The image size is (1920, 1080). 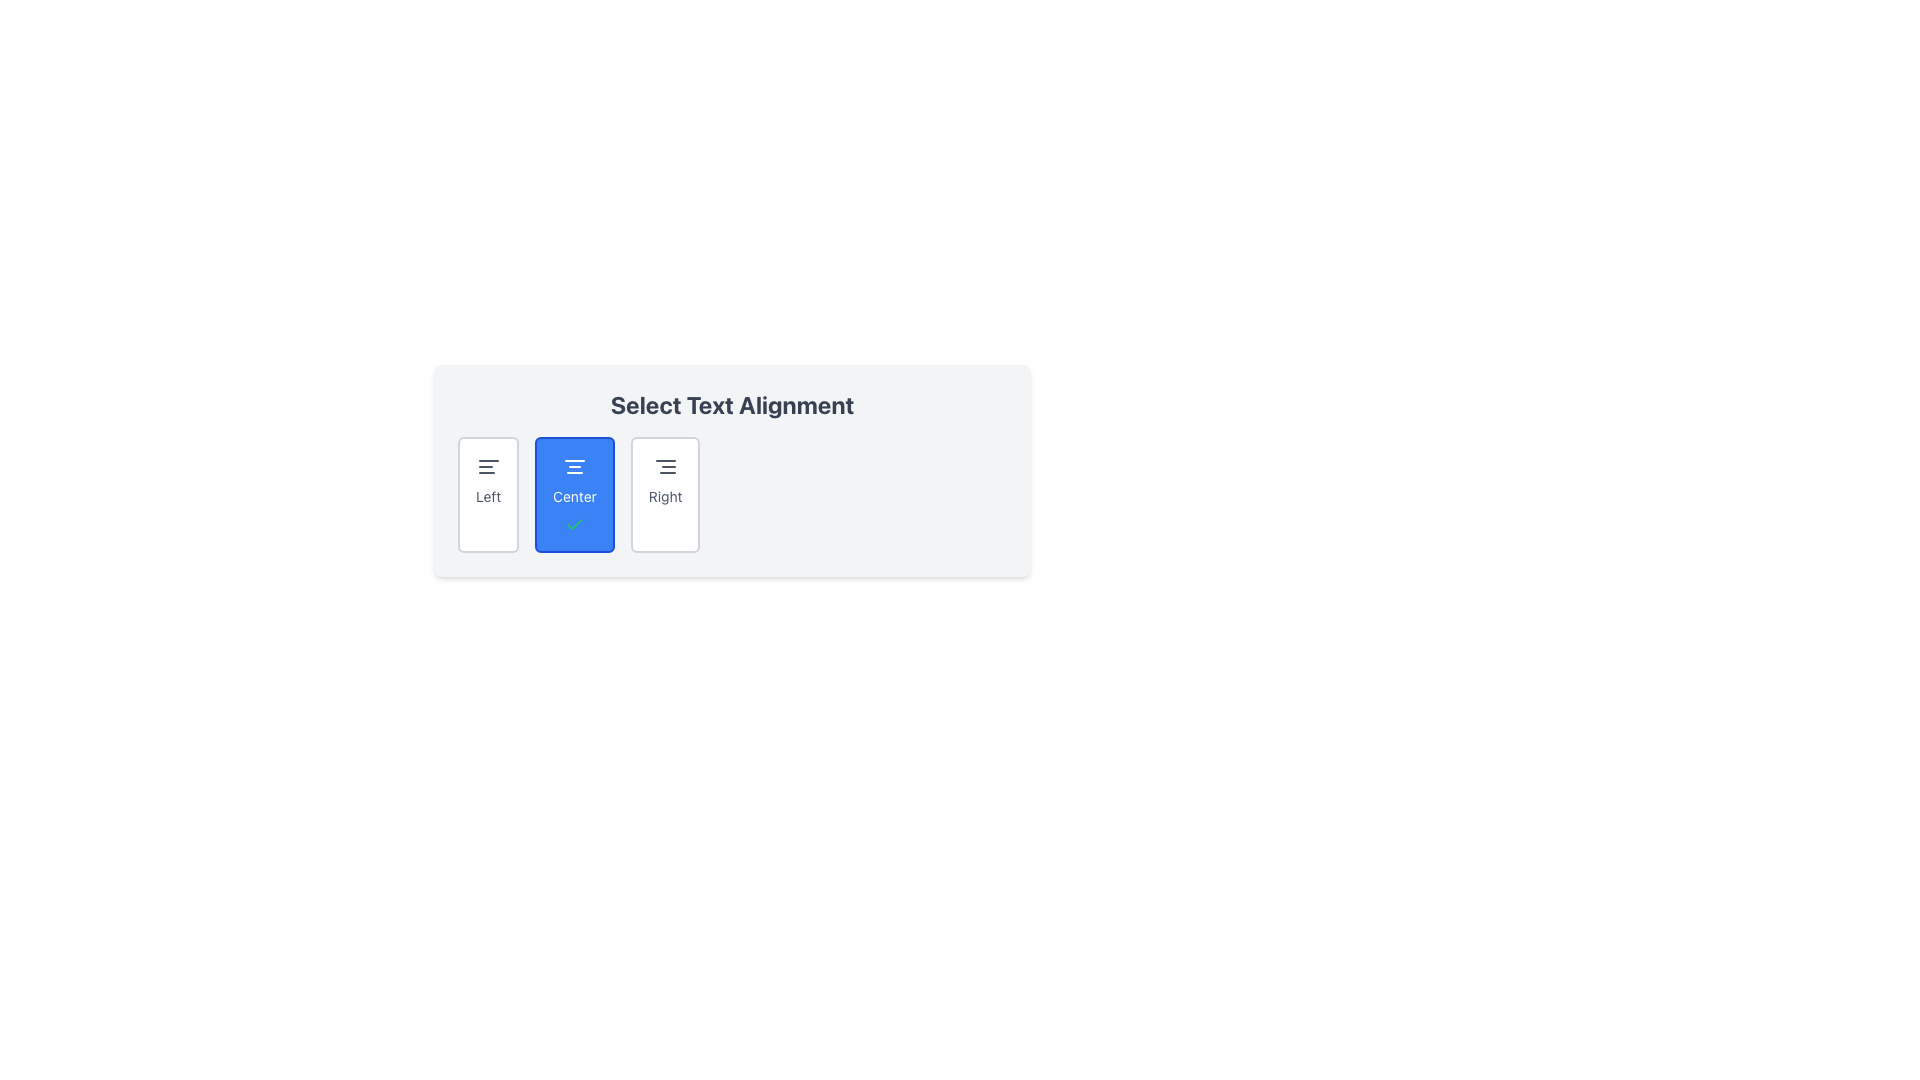 I want to click on the left-align button, which is the first button in a row of three alignment buttons, so click(x=488, y=494).